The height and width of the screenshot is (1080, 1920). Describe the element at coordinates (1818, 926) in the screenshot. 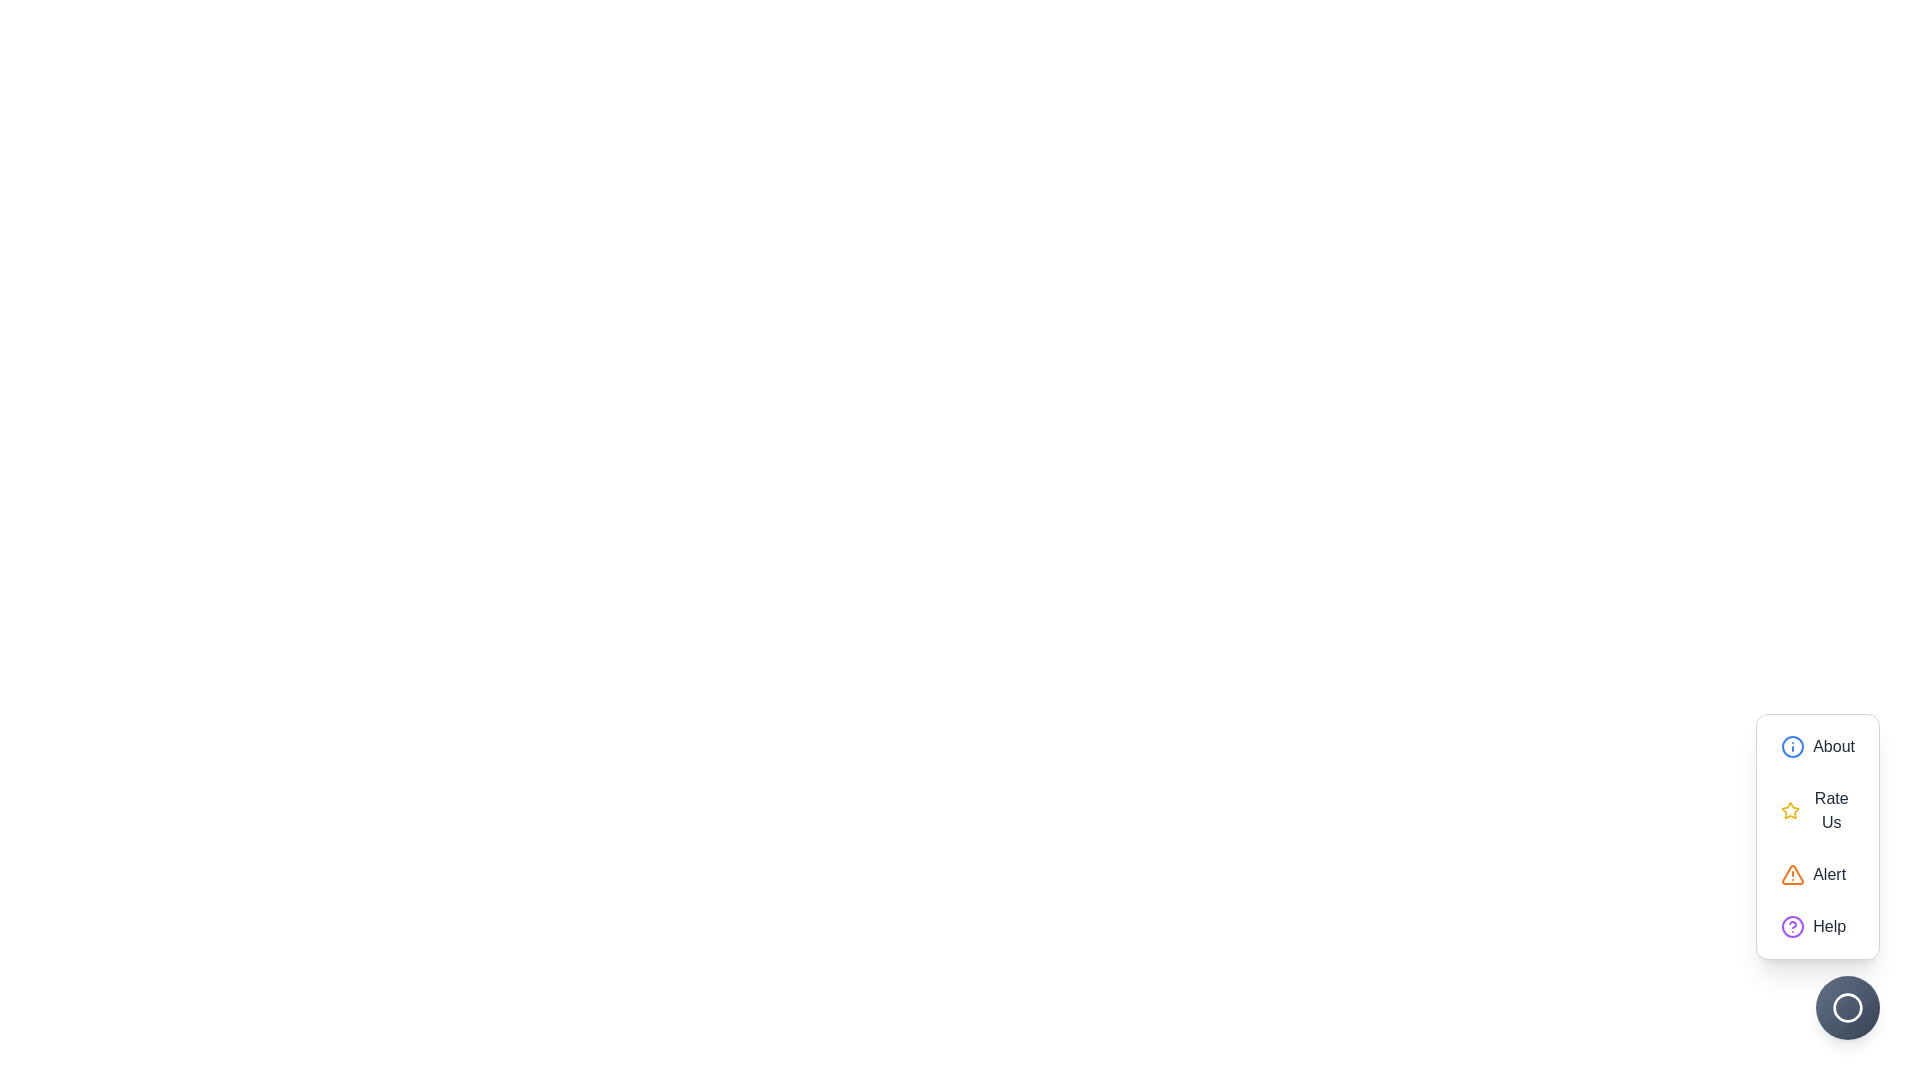

I see `the 'Help' button` at that location.